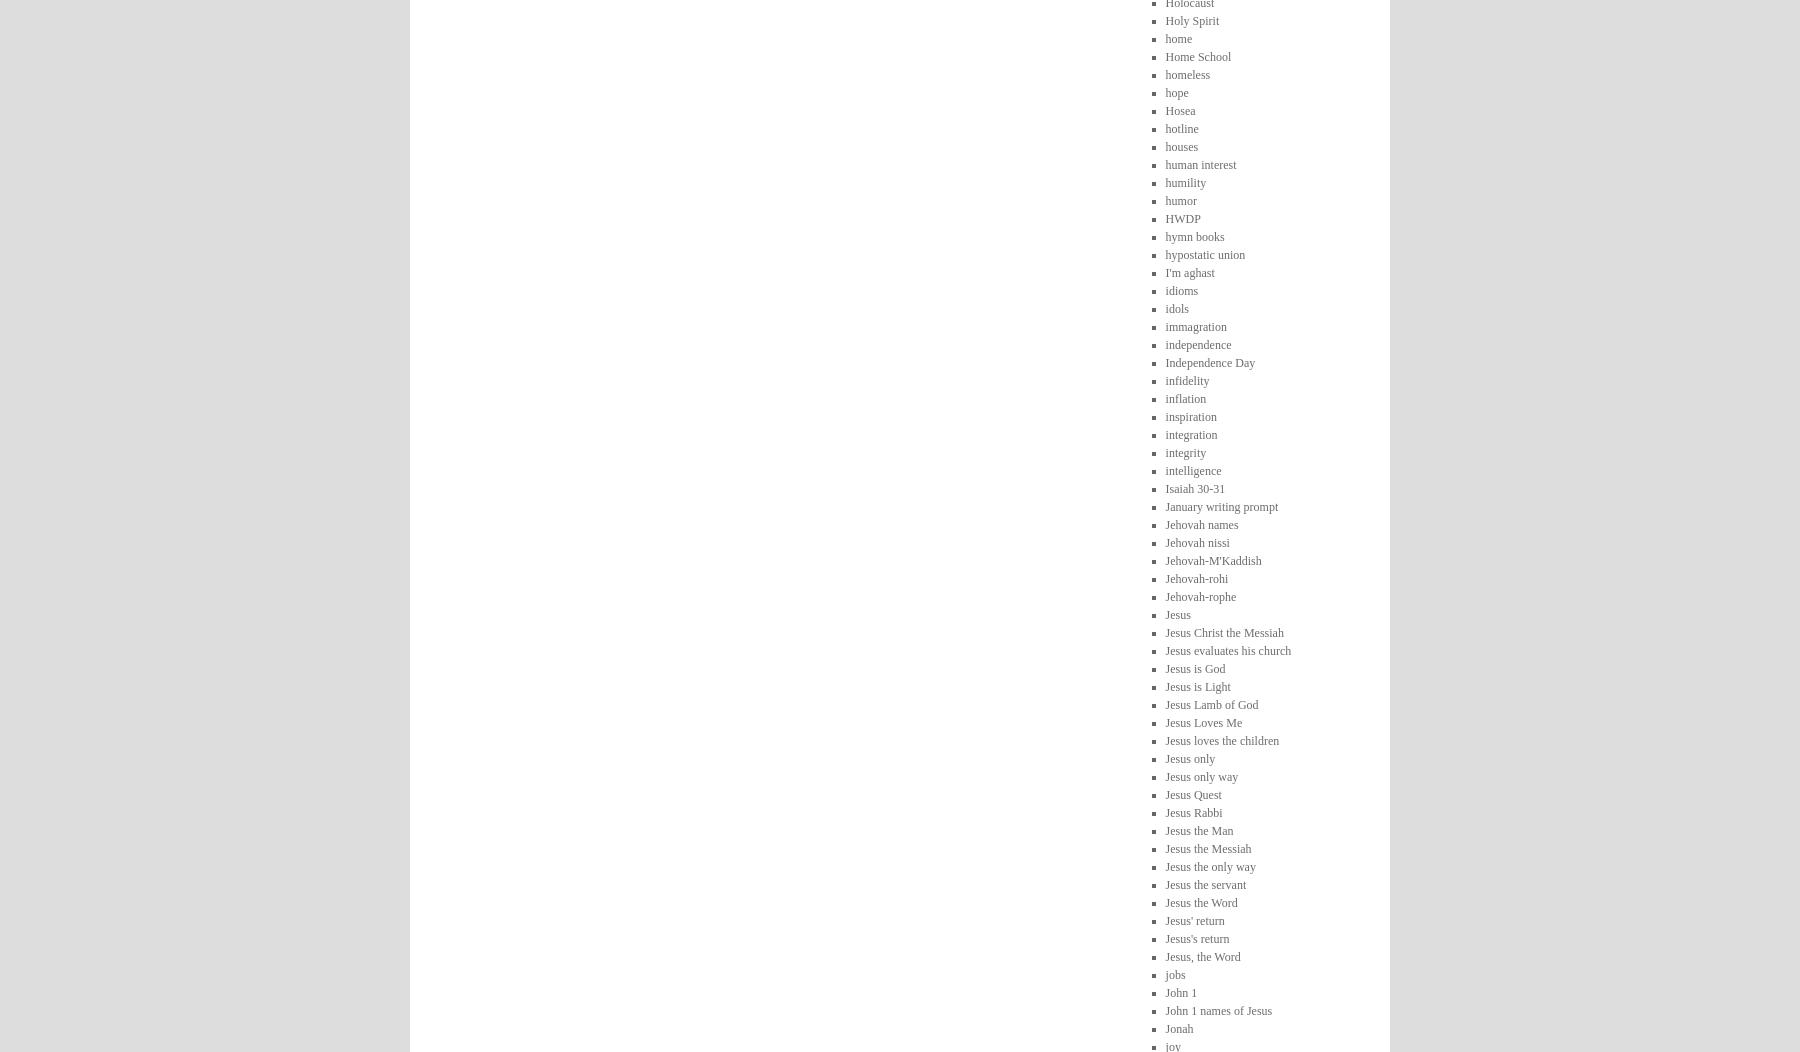 This screenshot has height=1052, width=1800. What do you see at coordinates (1200, 523) in the screenshot?
I see `'Jehovah names'` at bounding box center [1200, 523].